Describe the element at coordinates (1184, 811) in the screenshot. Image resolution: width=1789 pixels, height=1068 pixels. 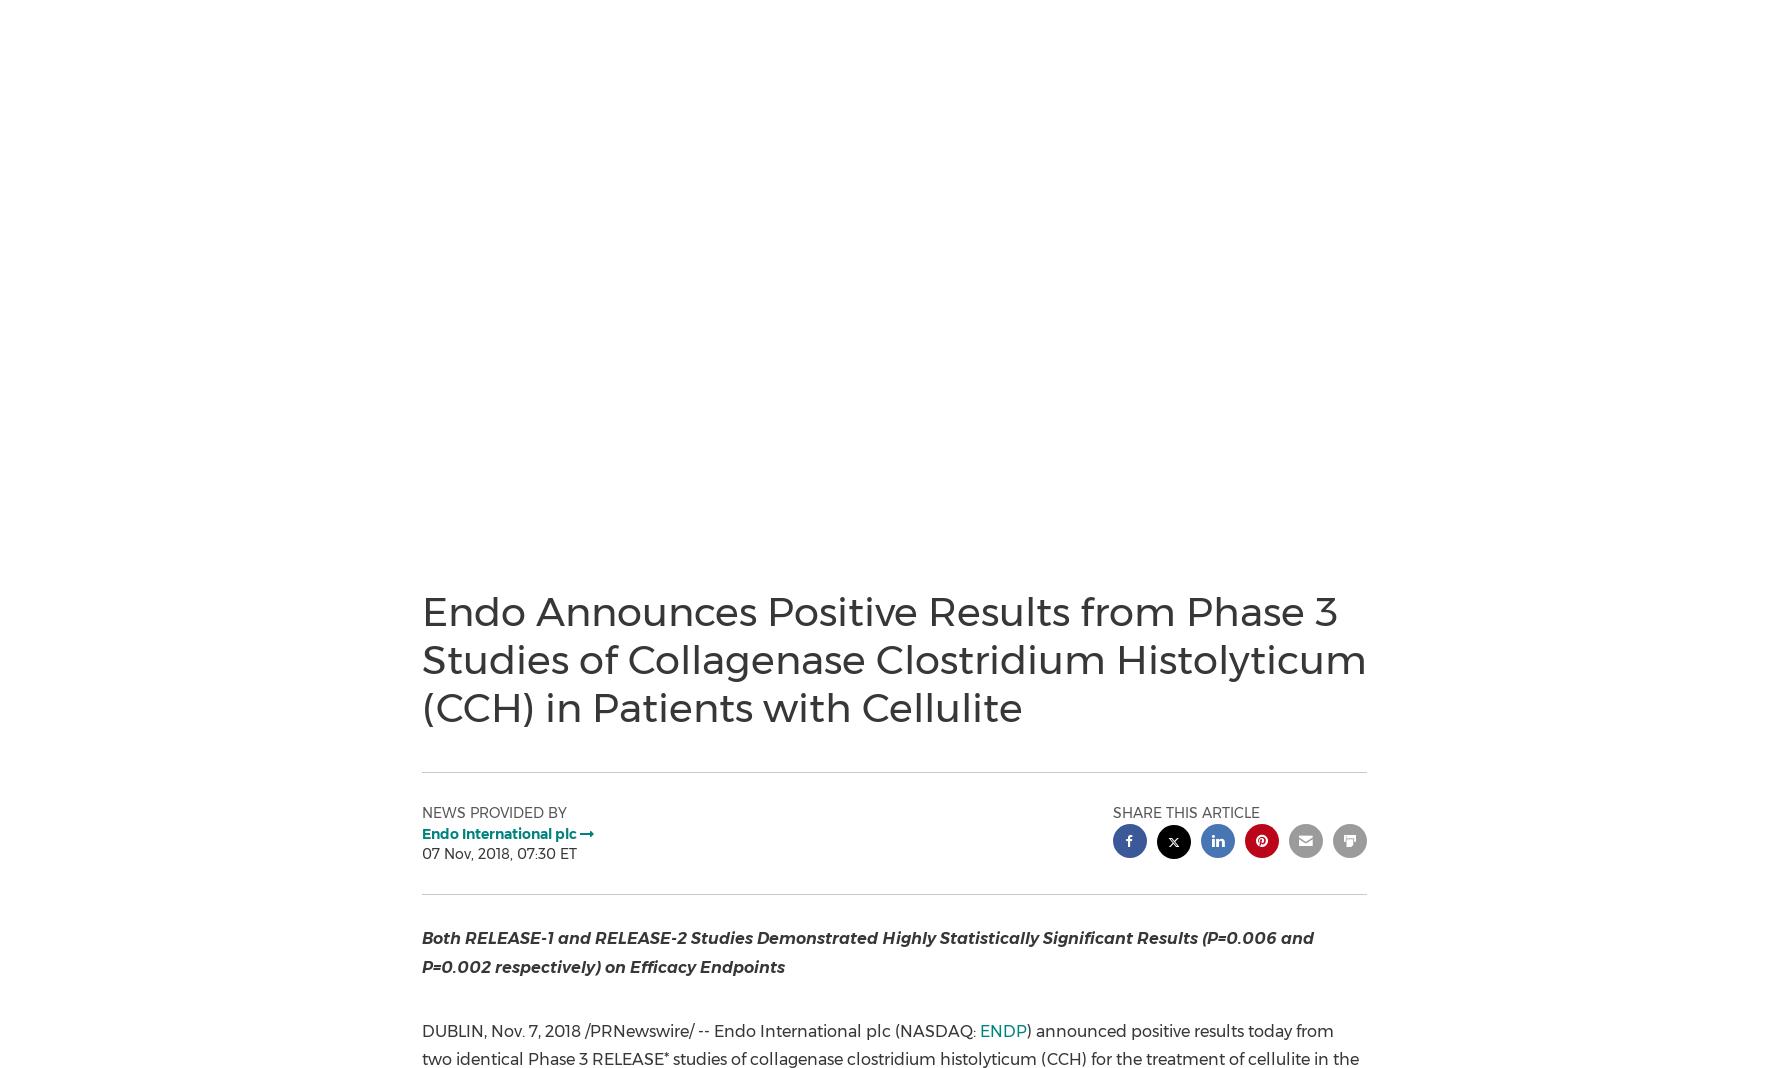
I see `'Share this article'` at that location.